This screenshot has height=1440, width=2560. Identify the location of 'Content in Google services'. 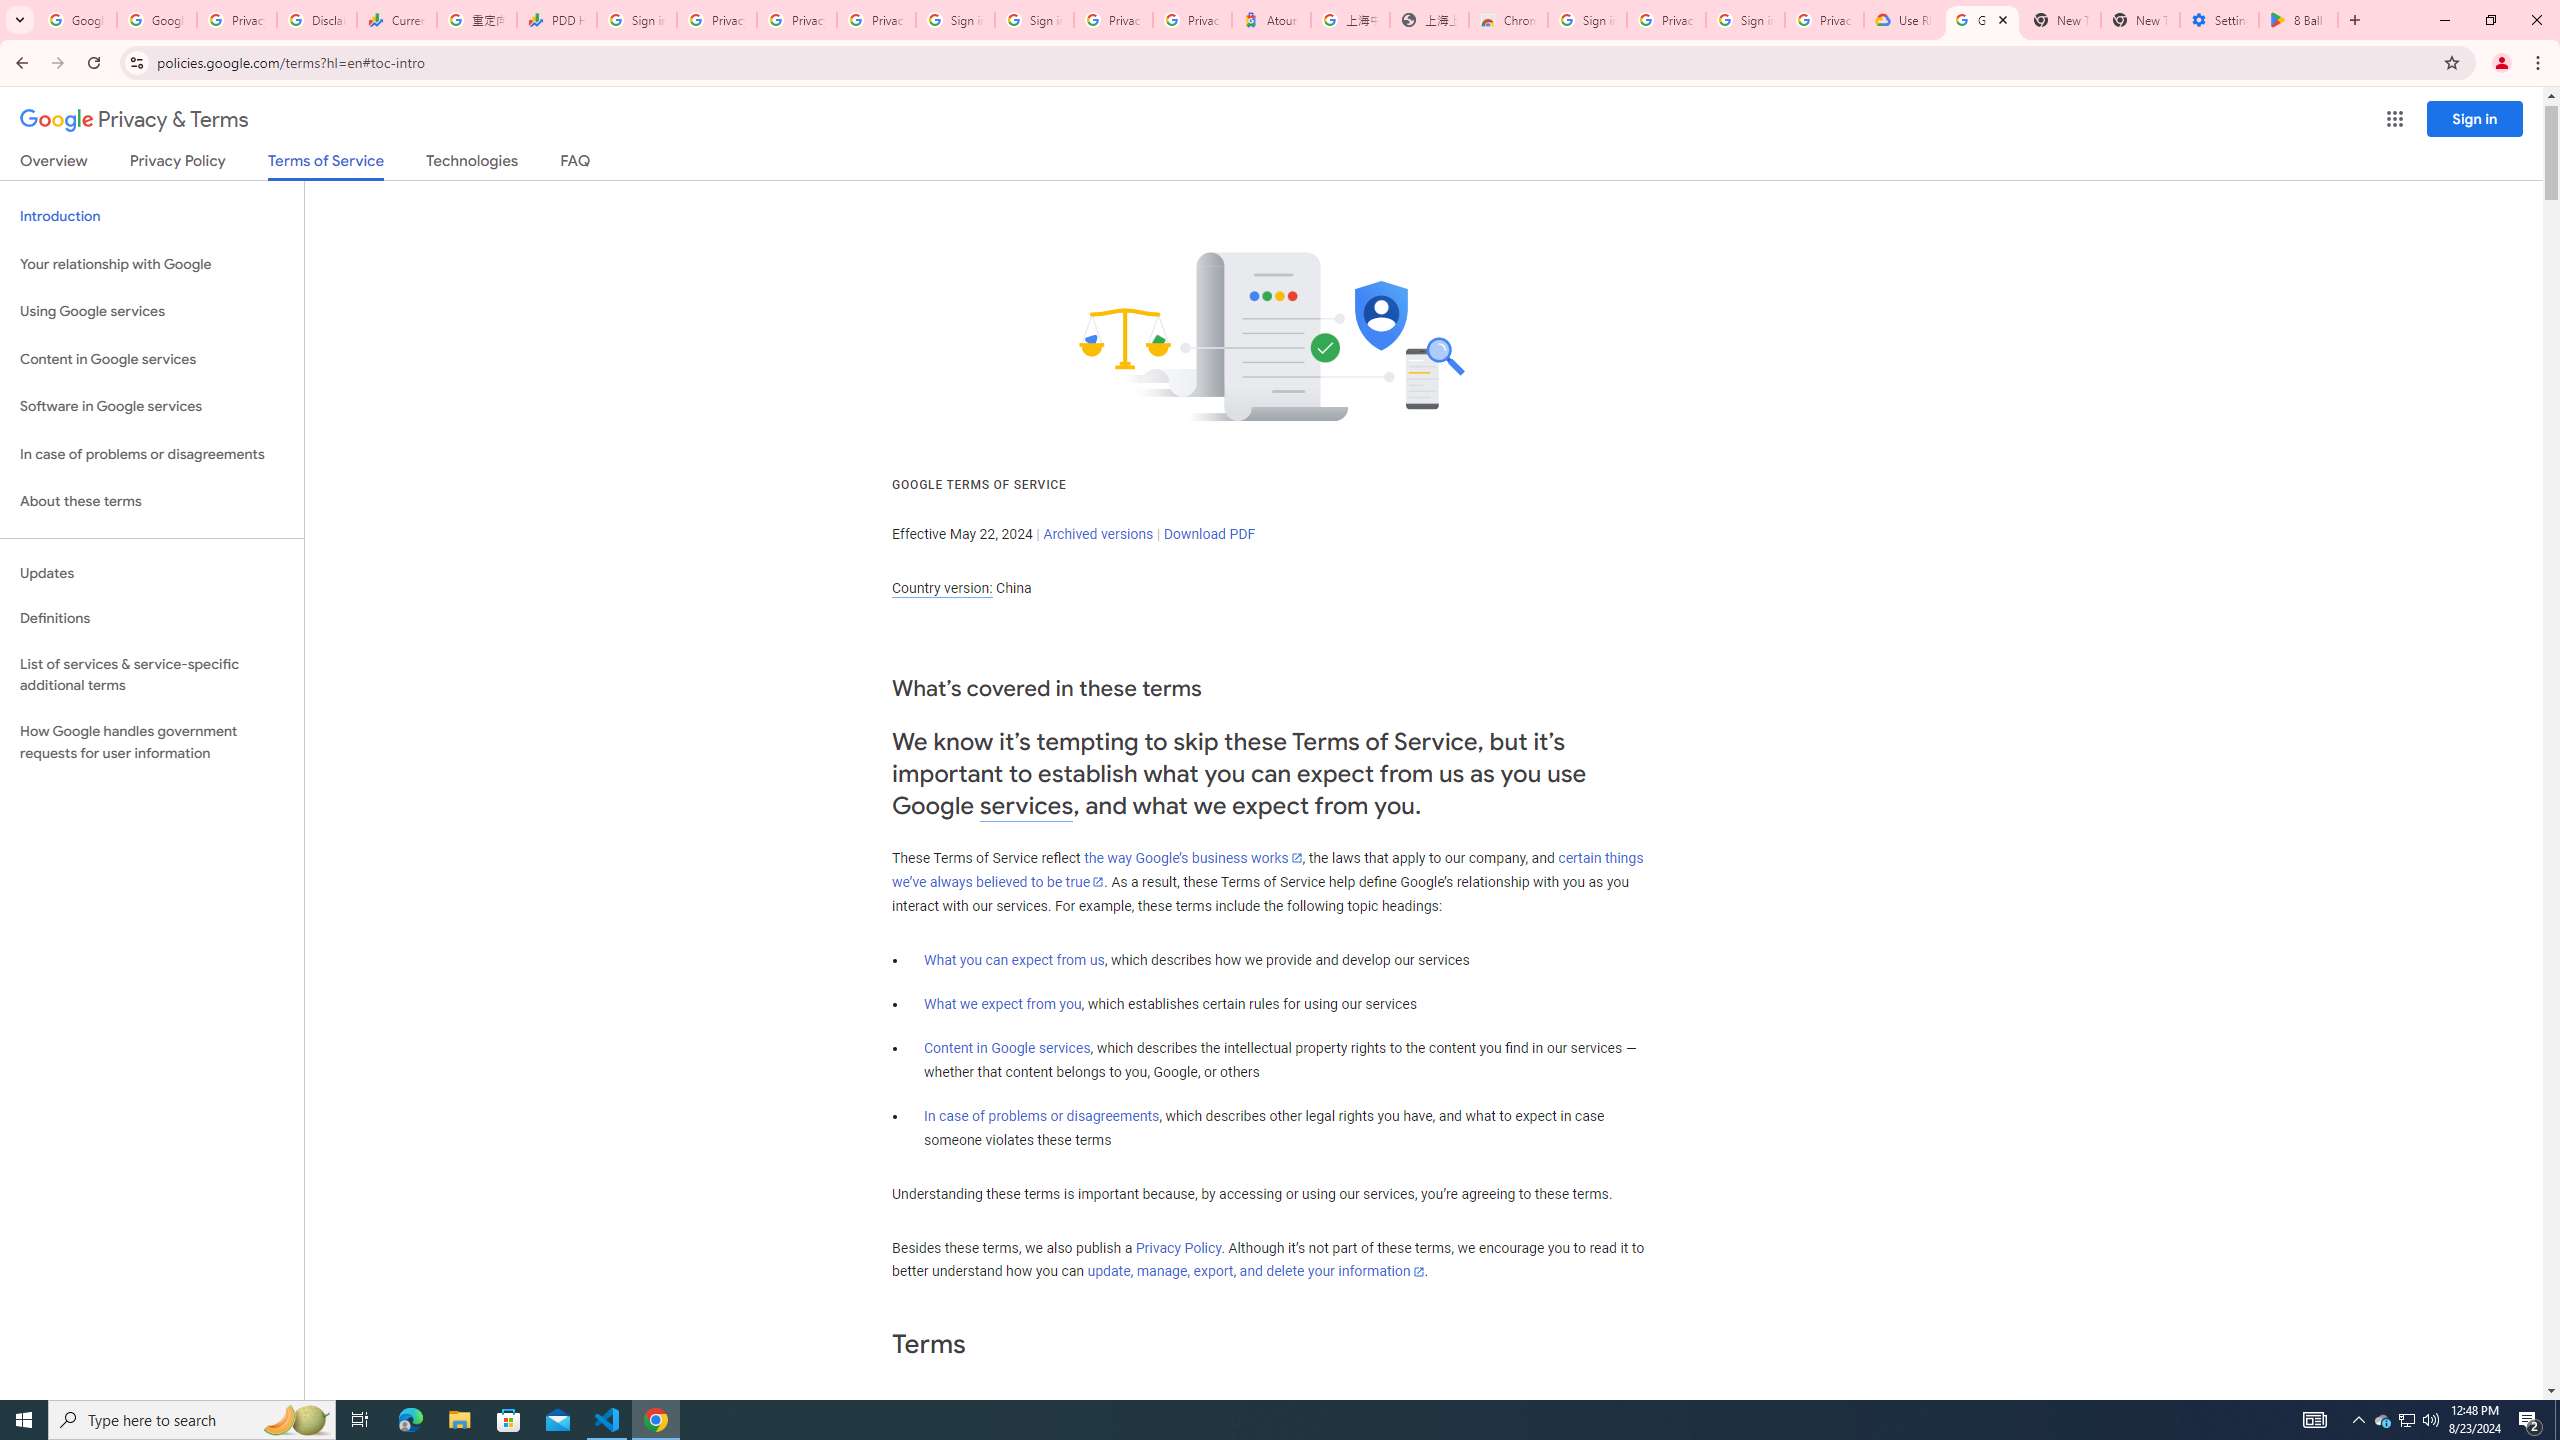
(1006, 1048).